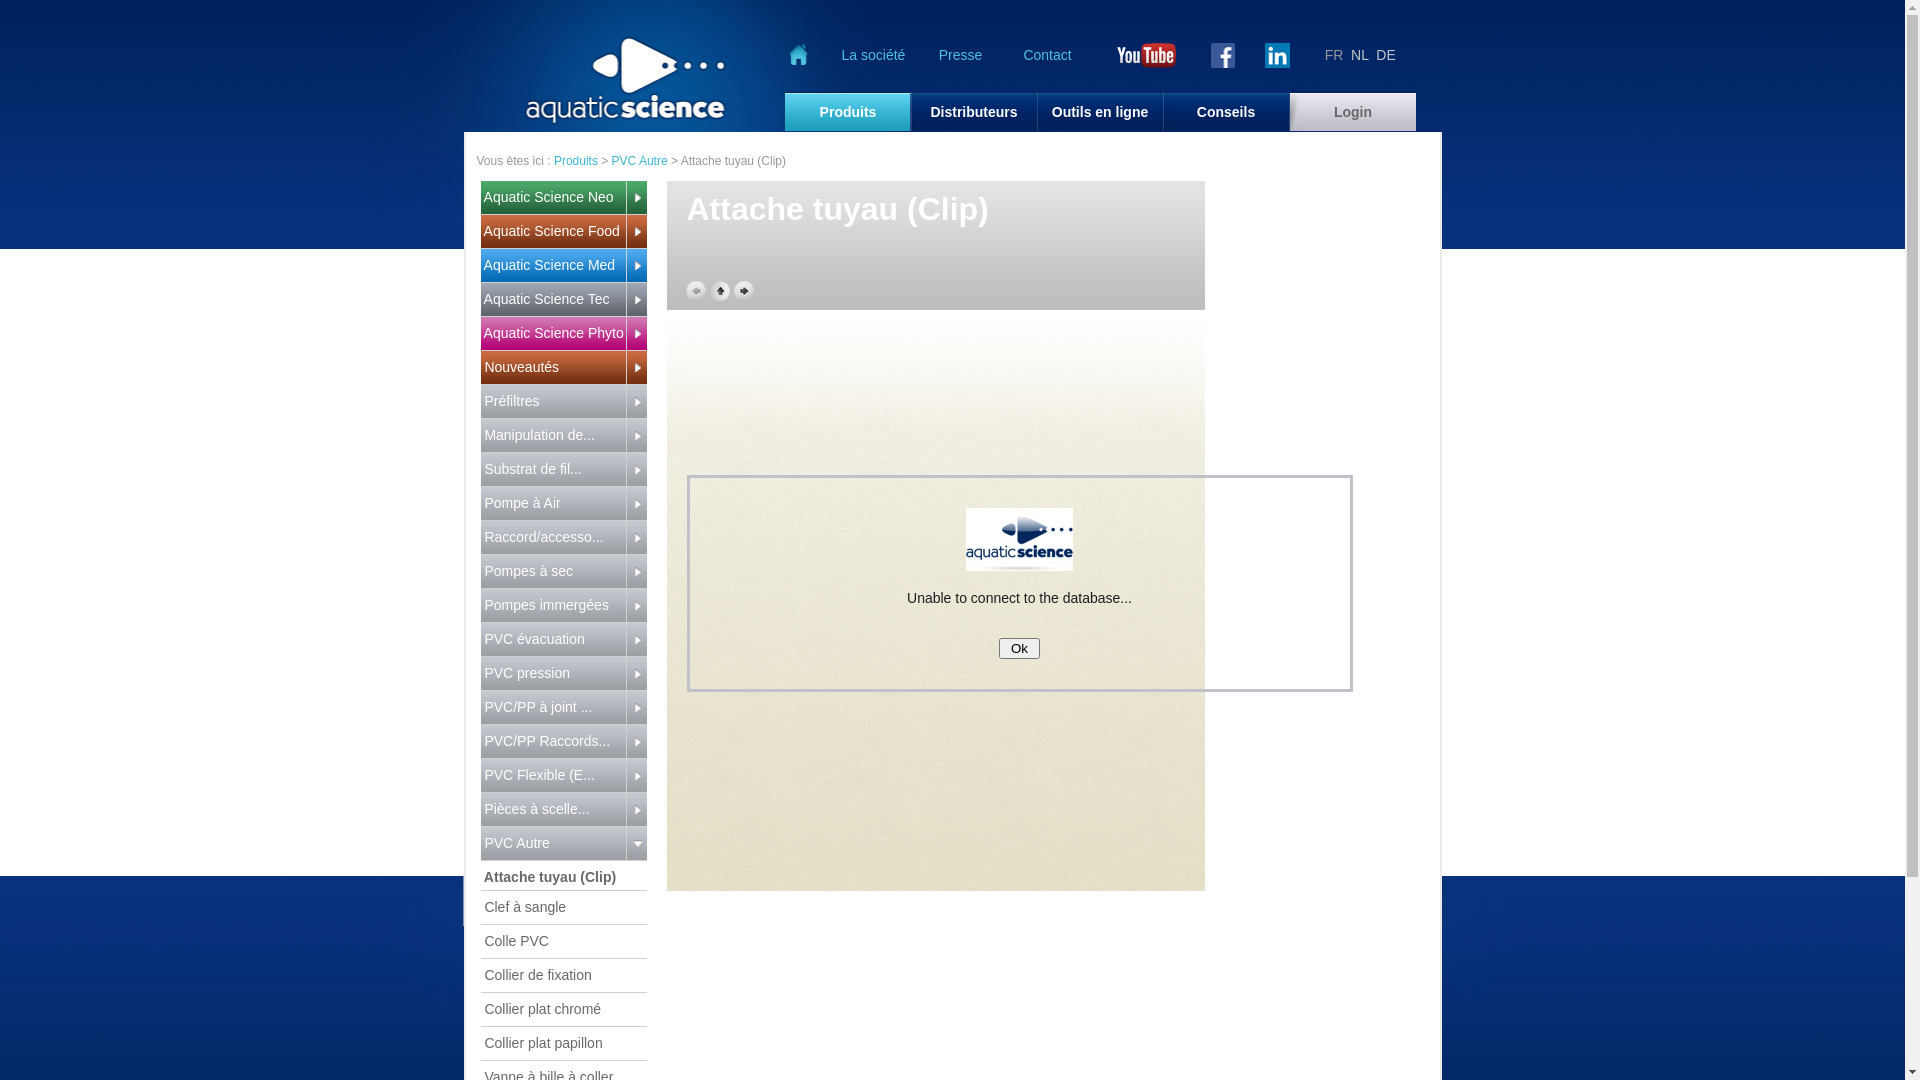  What do you see at coordinates (561, 974) in the screenshot?
I see `' Collier de fixation'` at bounding box center [561, 974].